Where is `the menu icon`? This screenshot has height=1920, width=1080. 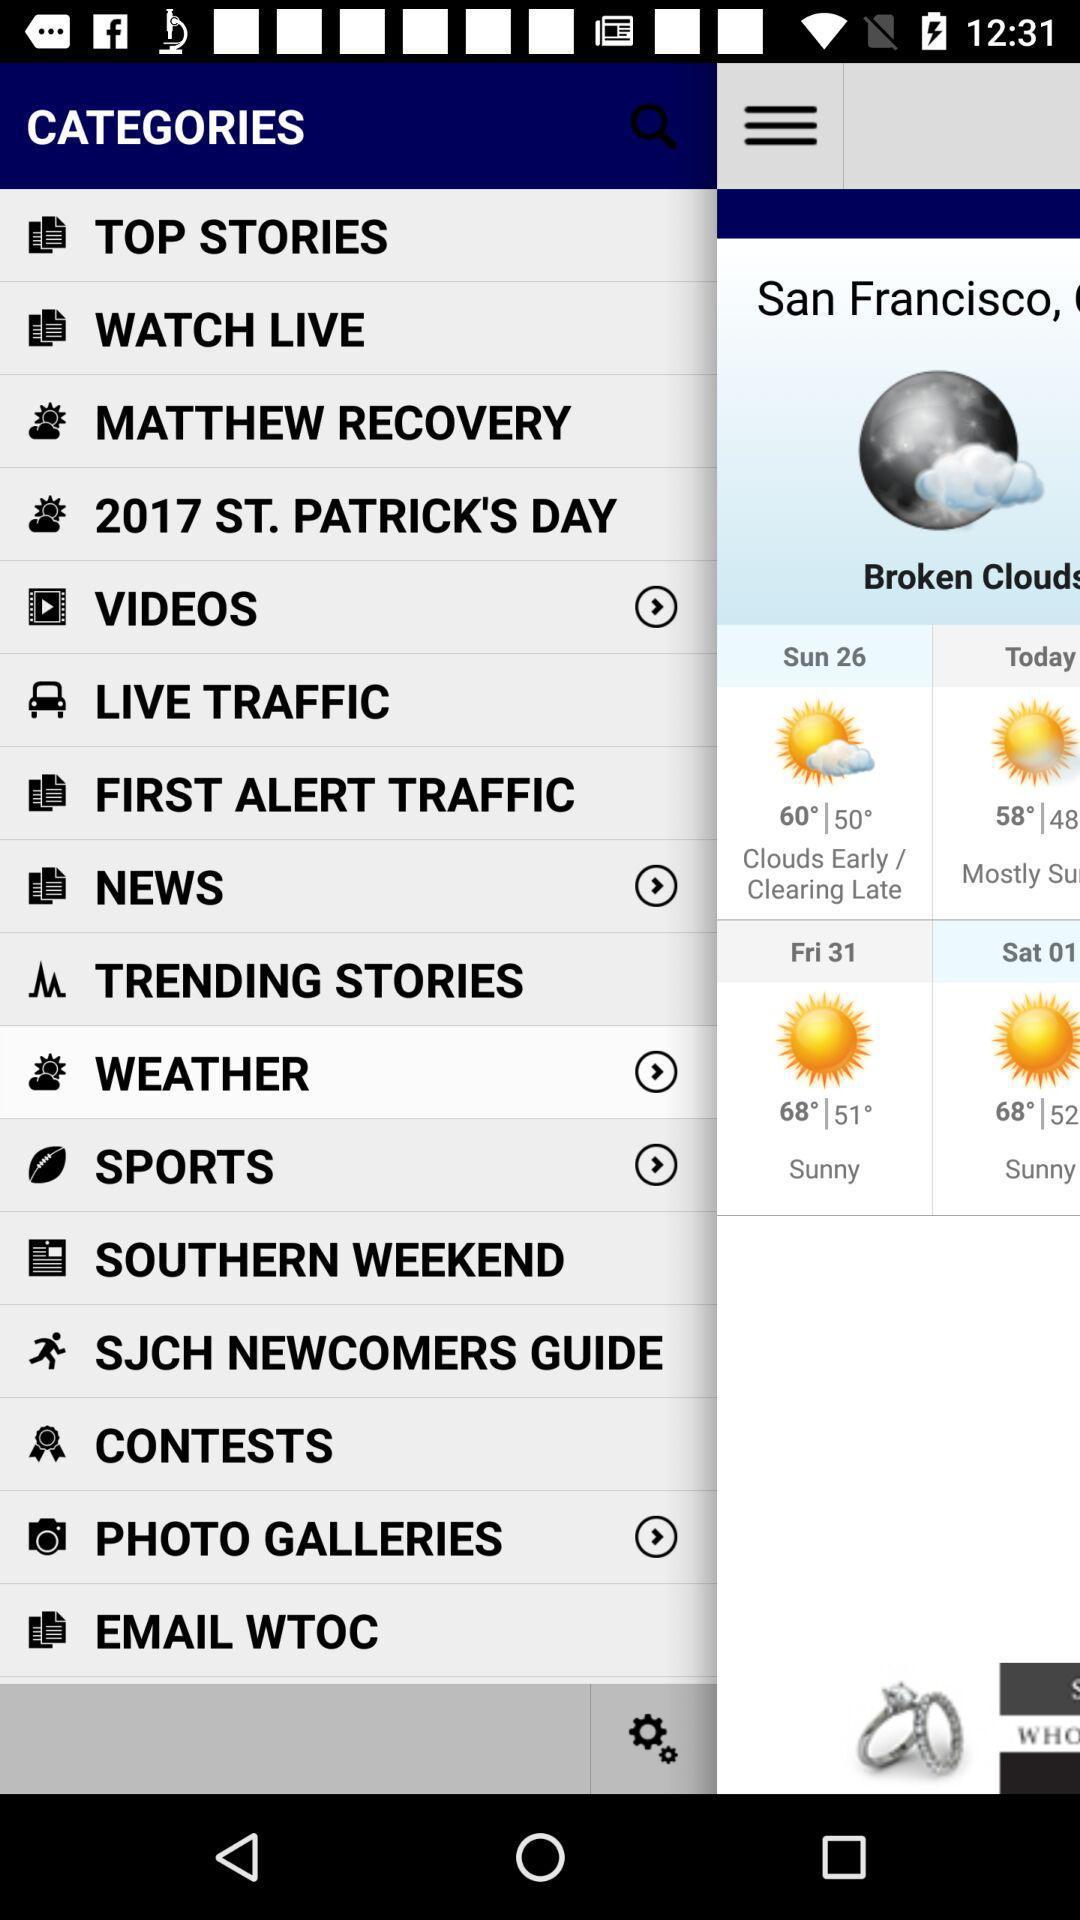
the menu icon is located at coordinates (778, 124).